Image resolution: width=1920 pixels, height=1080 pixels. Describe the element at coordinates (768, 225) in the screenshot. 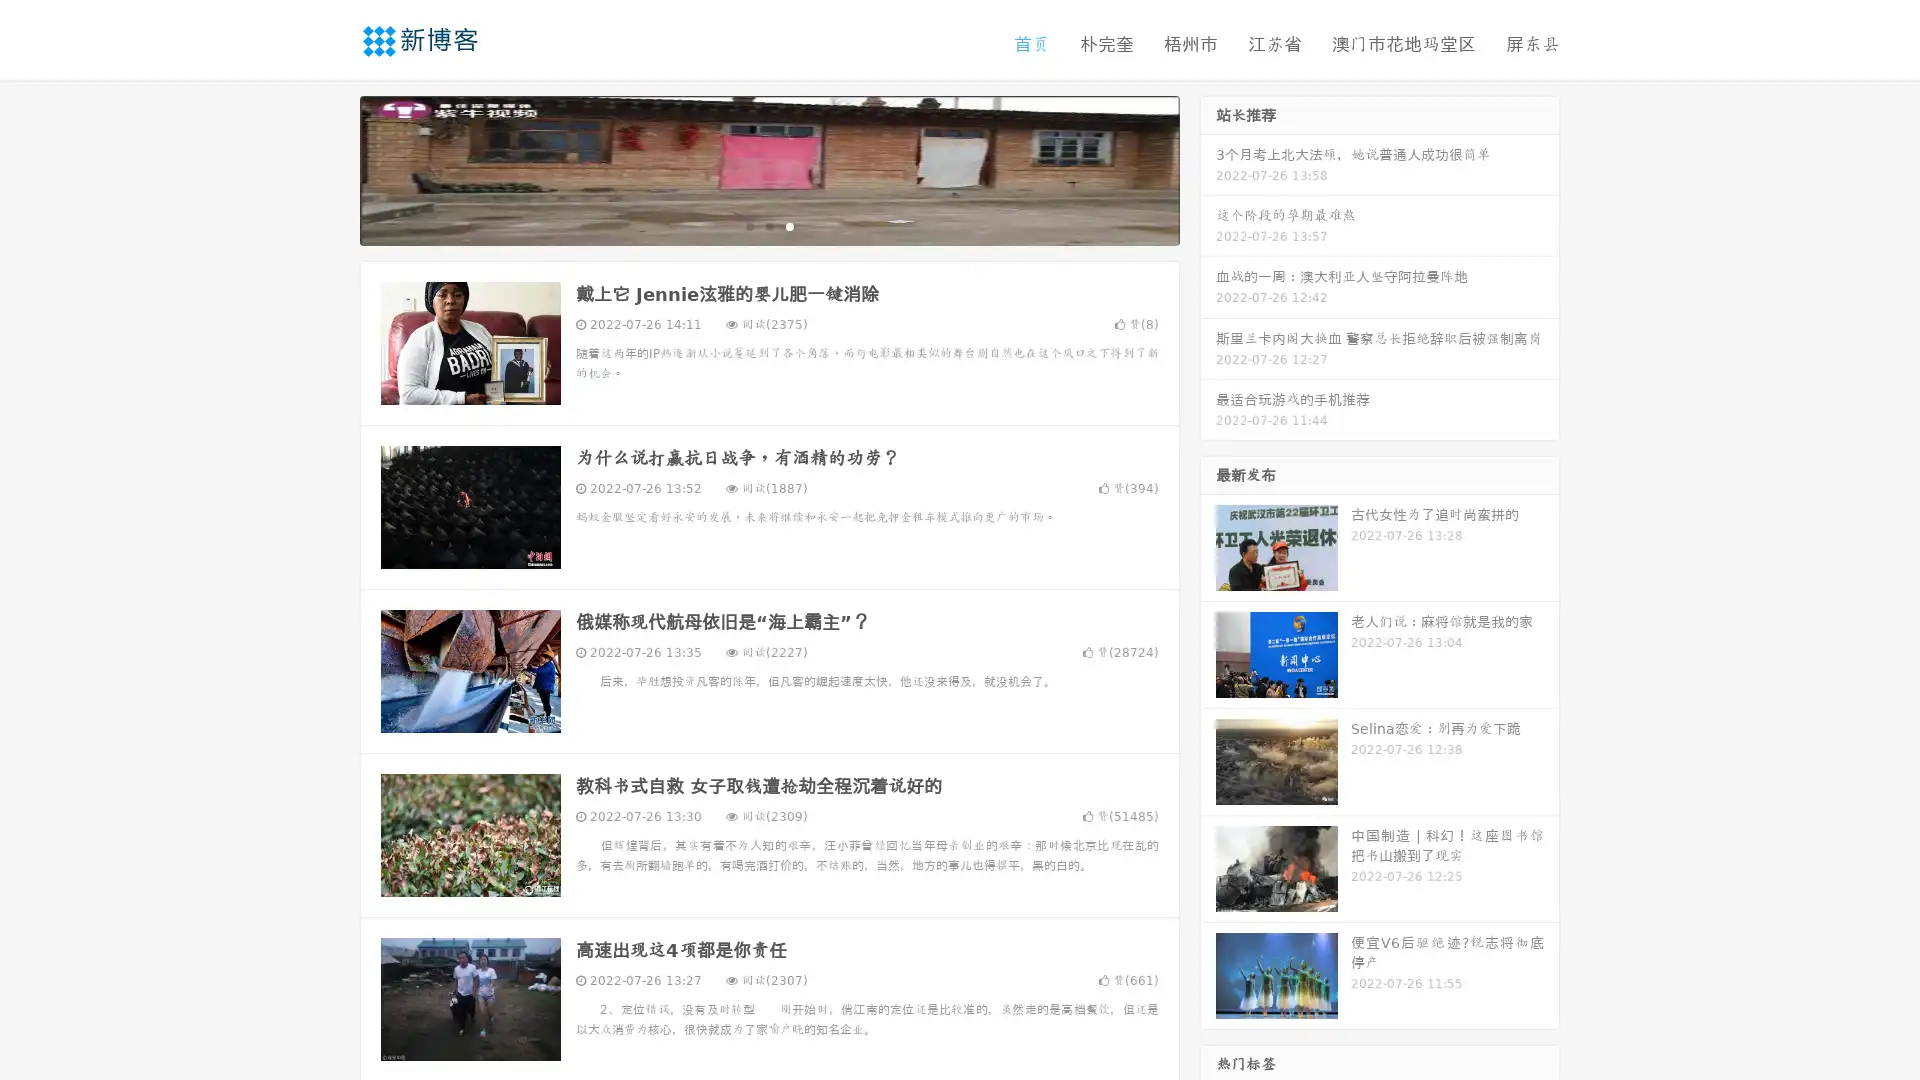

I see `Go to slide 2` at that location.